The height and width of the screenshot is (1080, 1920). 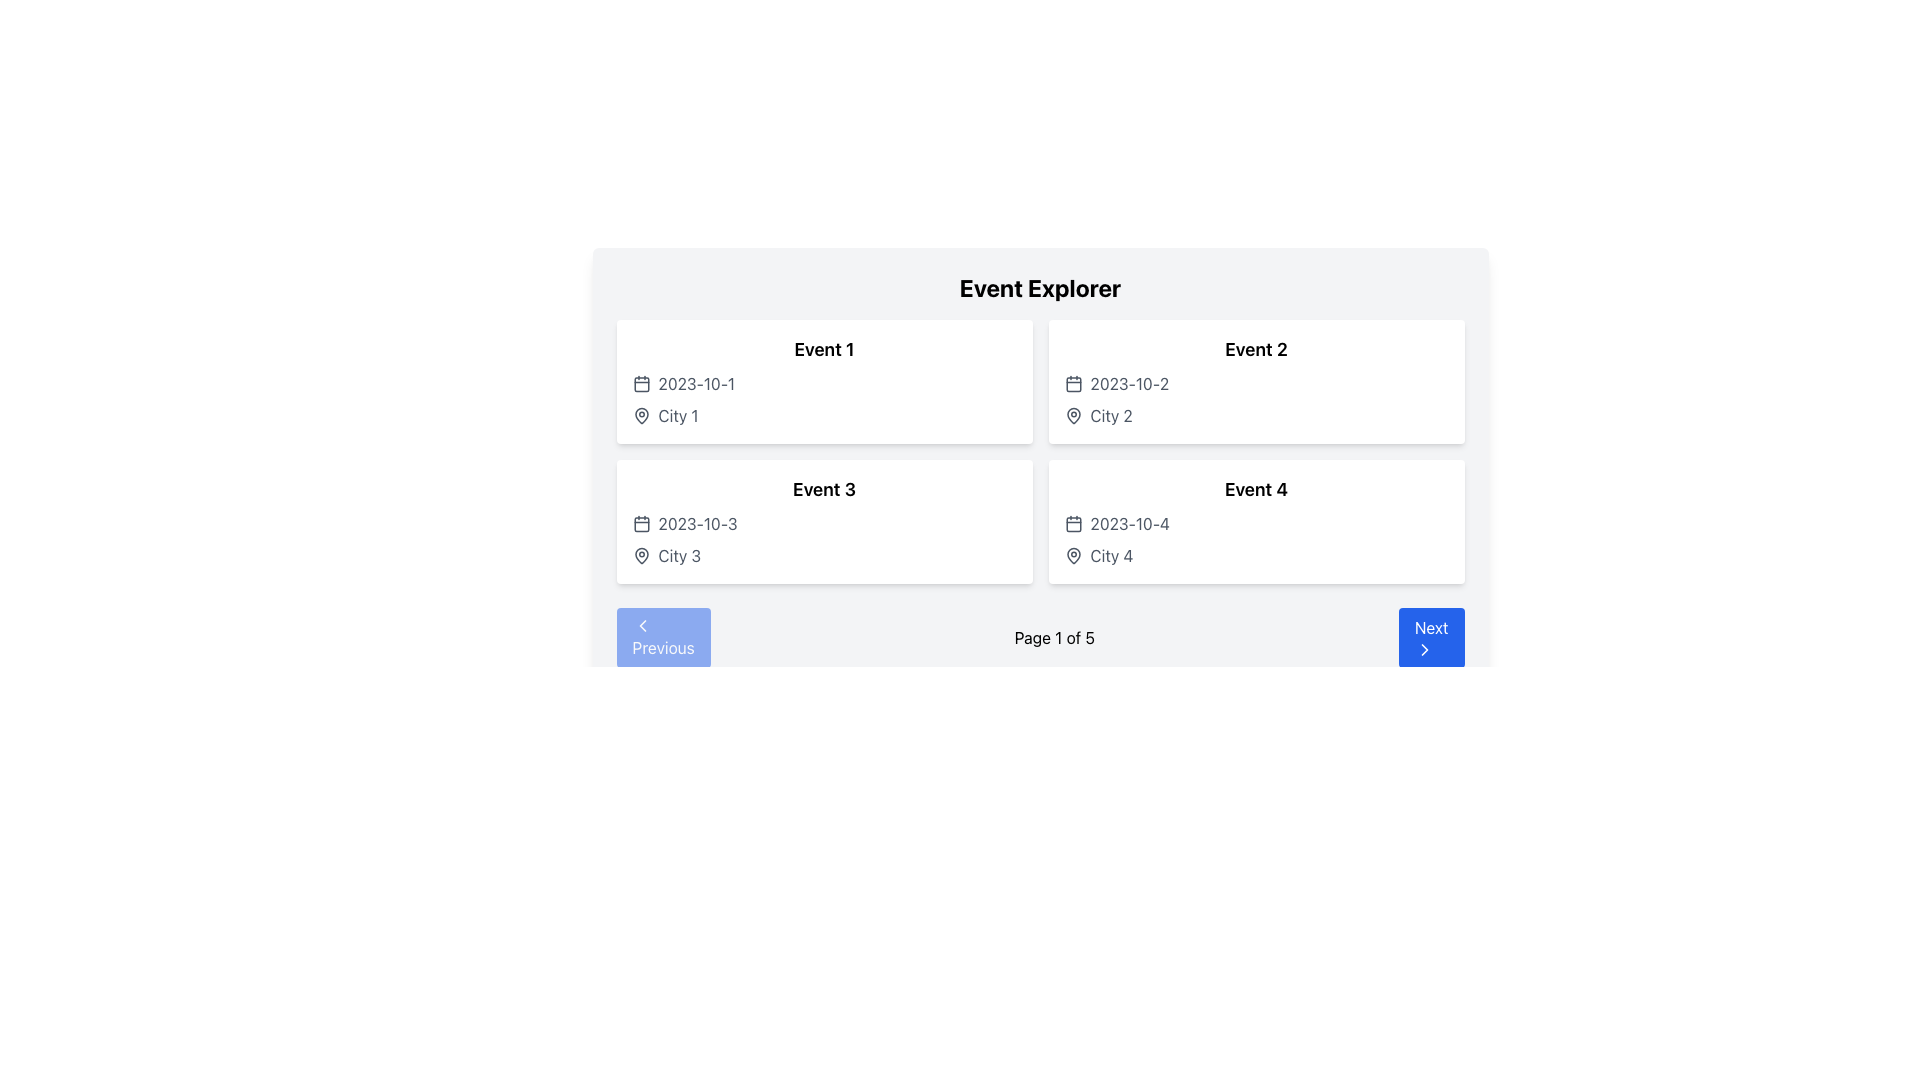 I want to click on the event title text label located at the upper section of the card, so click(x=824, y=489).